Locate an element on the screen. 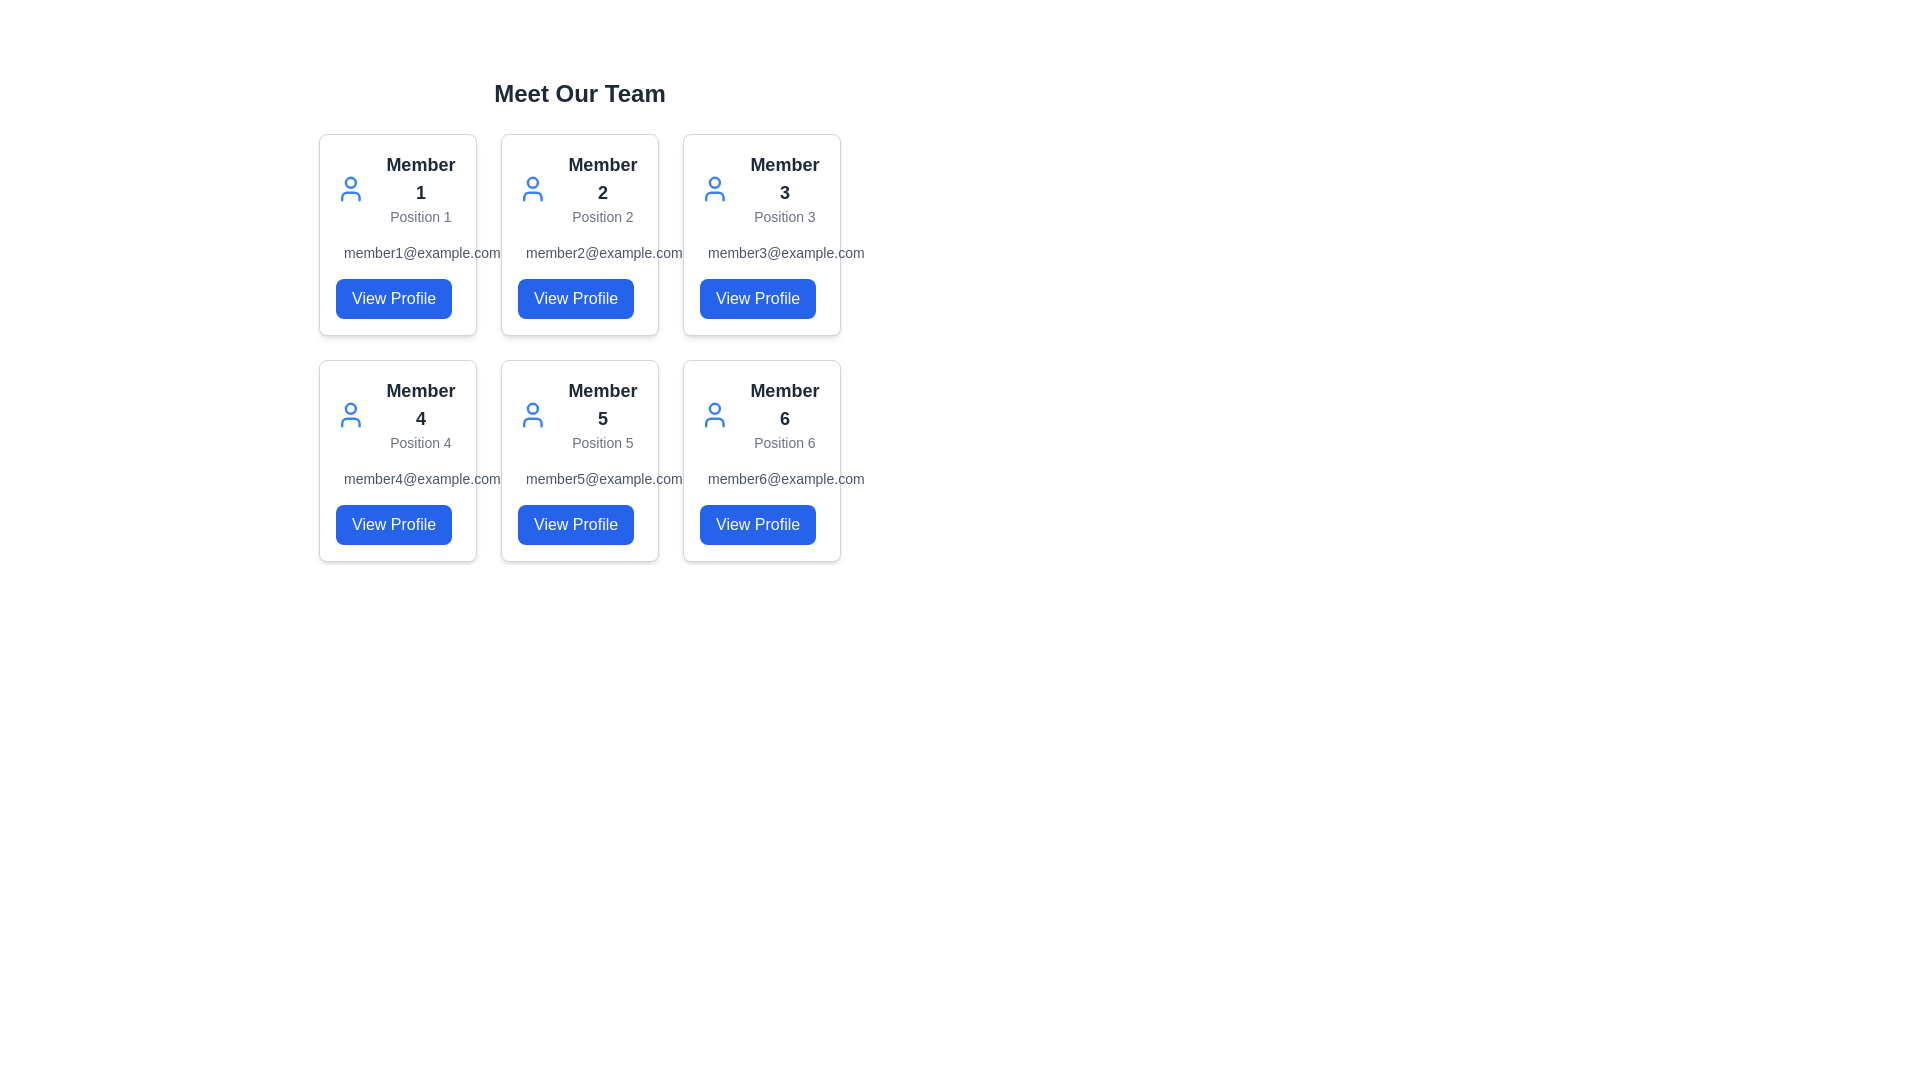  the team member label displaying their name and position, which is located in the second row, first column of a 3x2 grid layout under the 'Meet Our Team' title is located at coordinates (419, 414).